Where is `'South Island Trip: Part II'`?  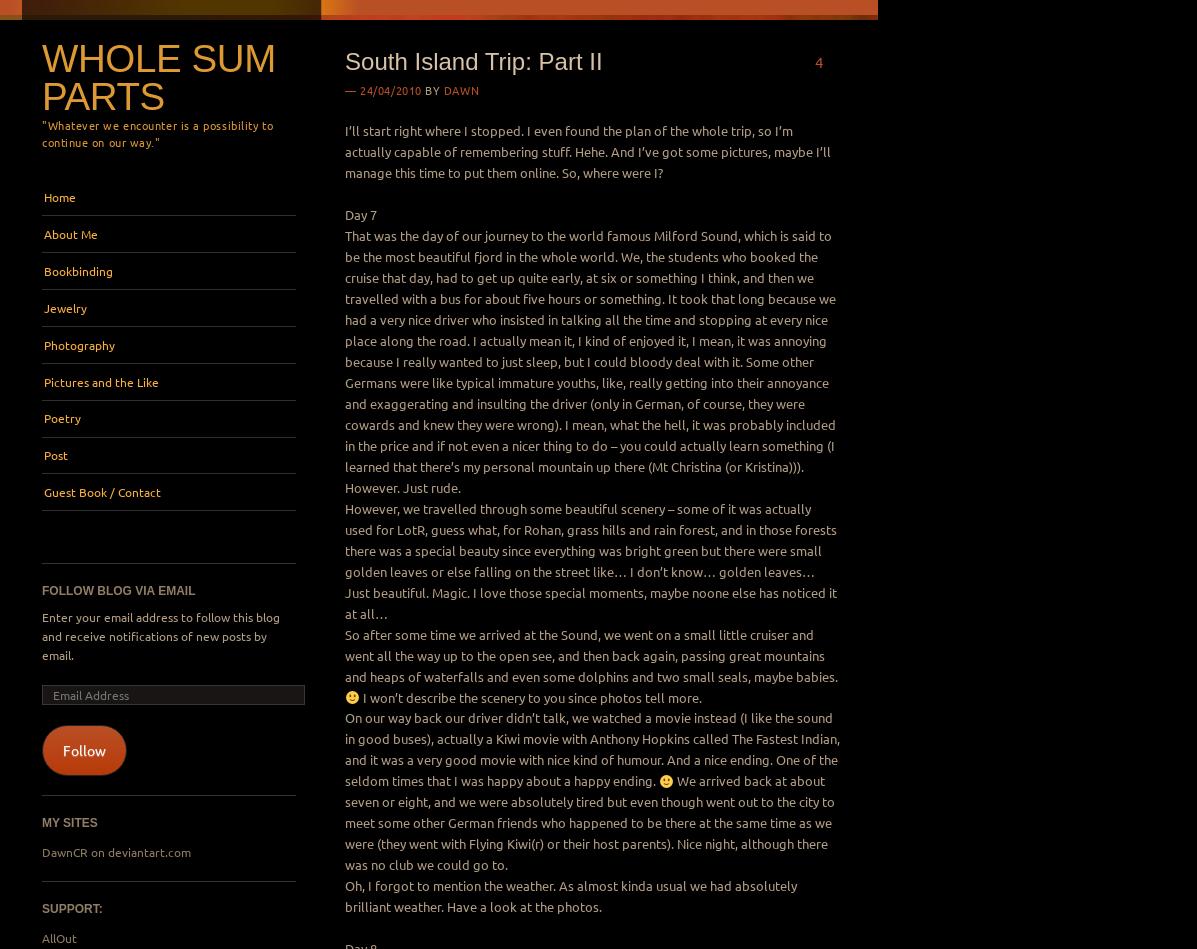
'South Island Trip: Part II' is located at coordinates (472, 60).